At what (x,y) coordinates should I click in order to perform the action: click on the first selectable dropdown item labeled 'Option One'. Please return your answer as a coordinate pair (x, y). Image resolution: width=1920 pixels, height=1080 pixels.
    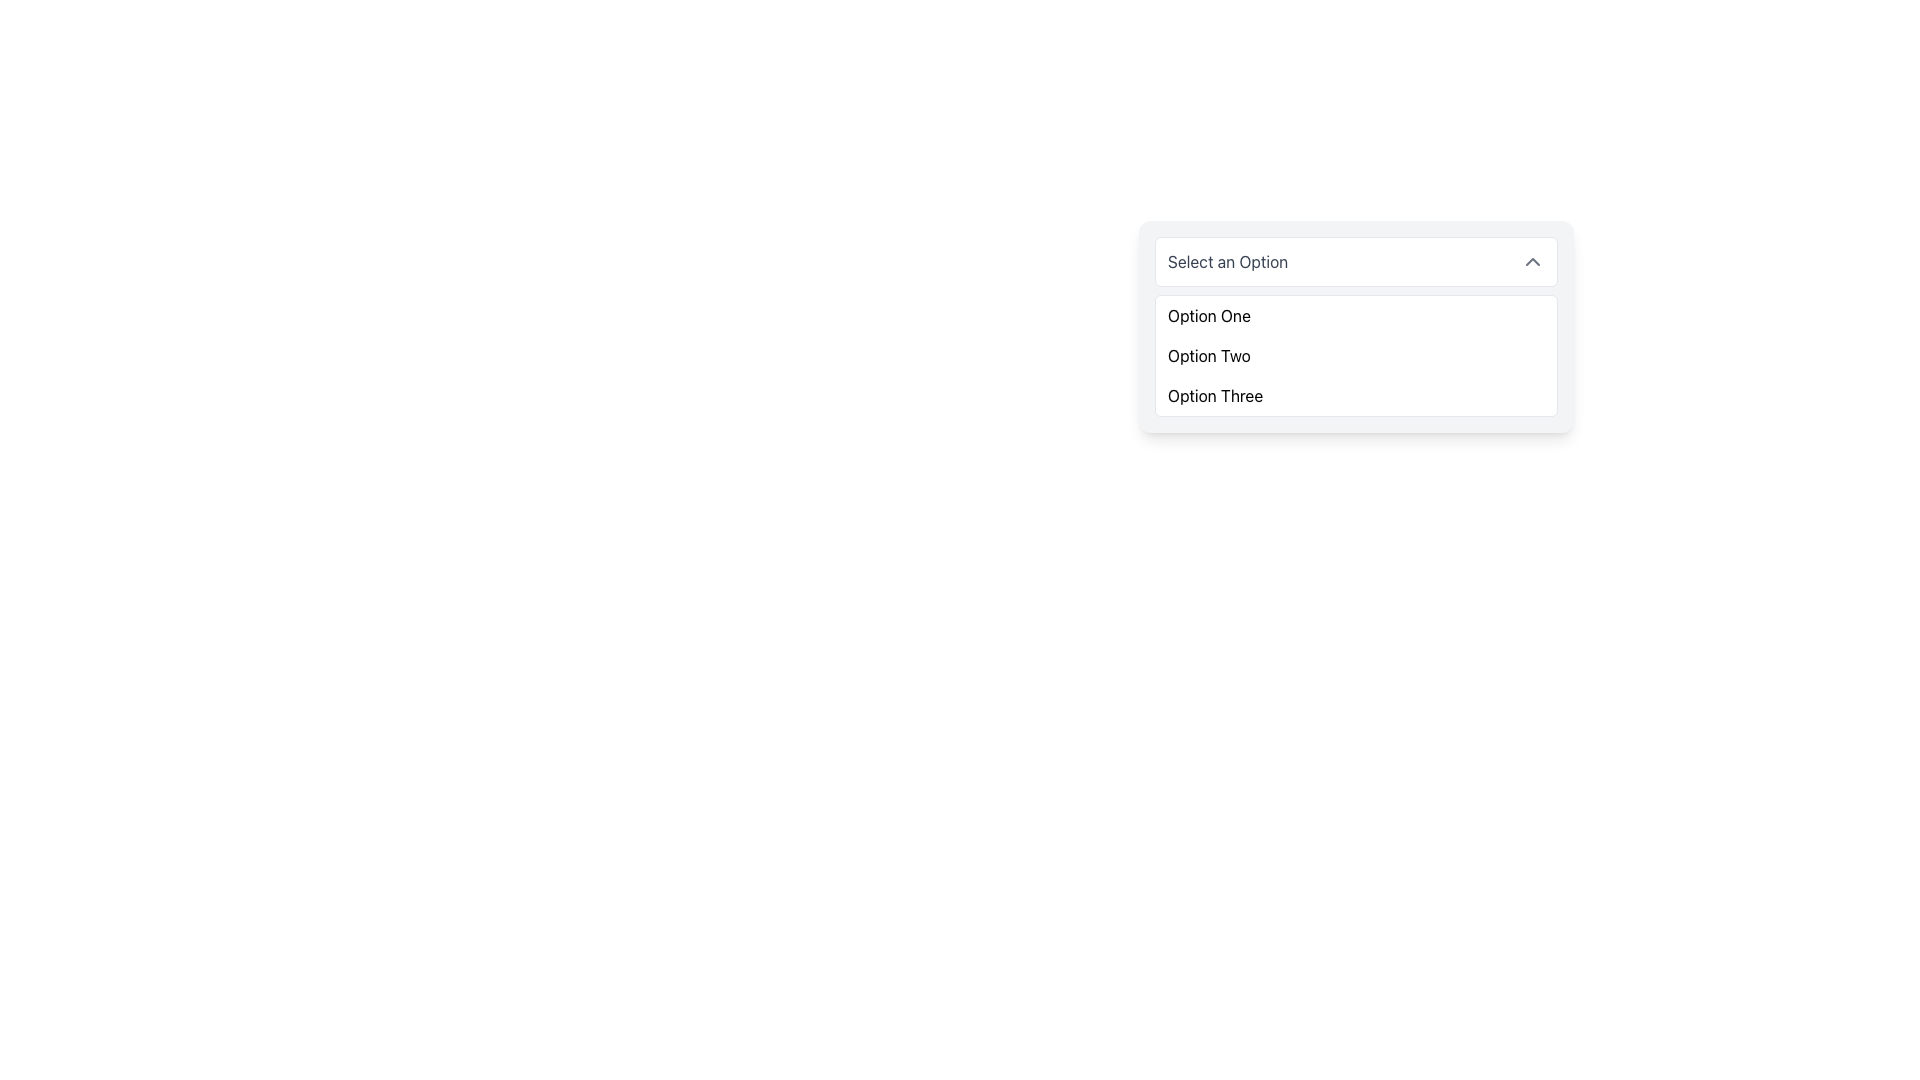
    Looking at the image, I should click on (1356, 315).